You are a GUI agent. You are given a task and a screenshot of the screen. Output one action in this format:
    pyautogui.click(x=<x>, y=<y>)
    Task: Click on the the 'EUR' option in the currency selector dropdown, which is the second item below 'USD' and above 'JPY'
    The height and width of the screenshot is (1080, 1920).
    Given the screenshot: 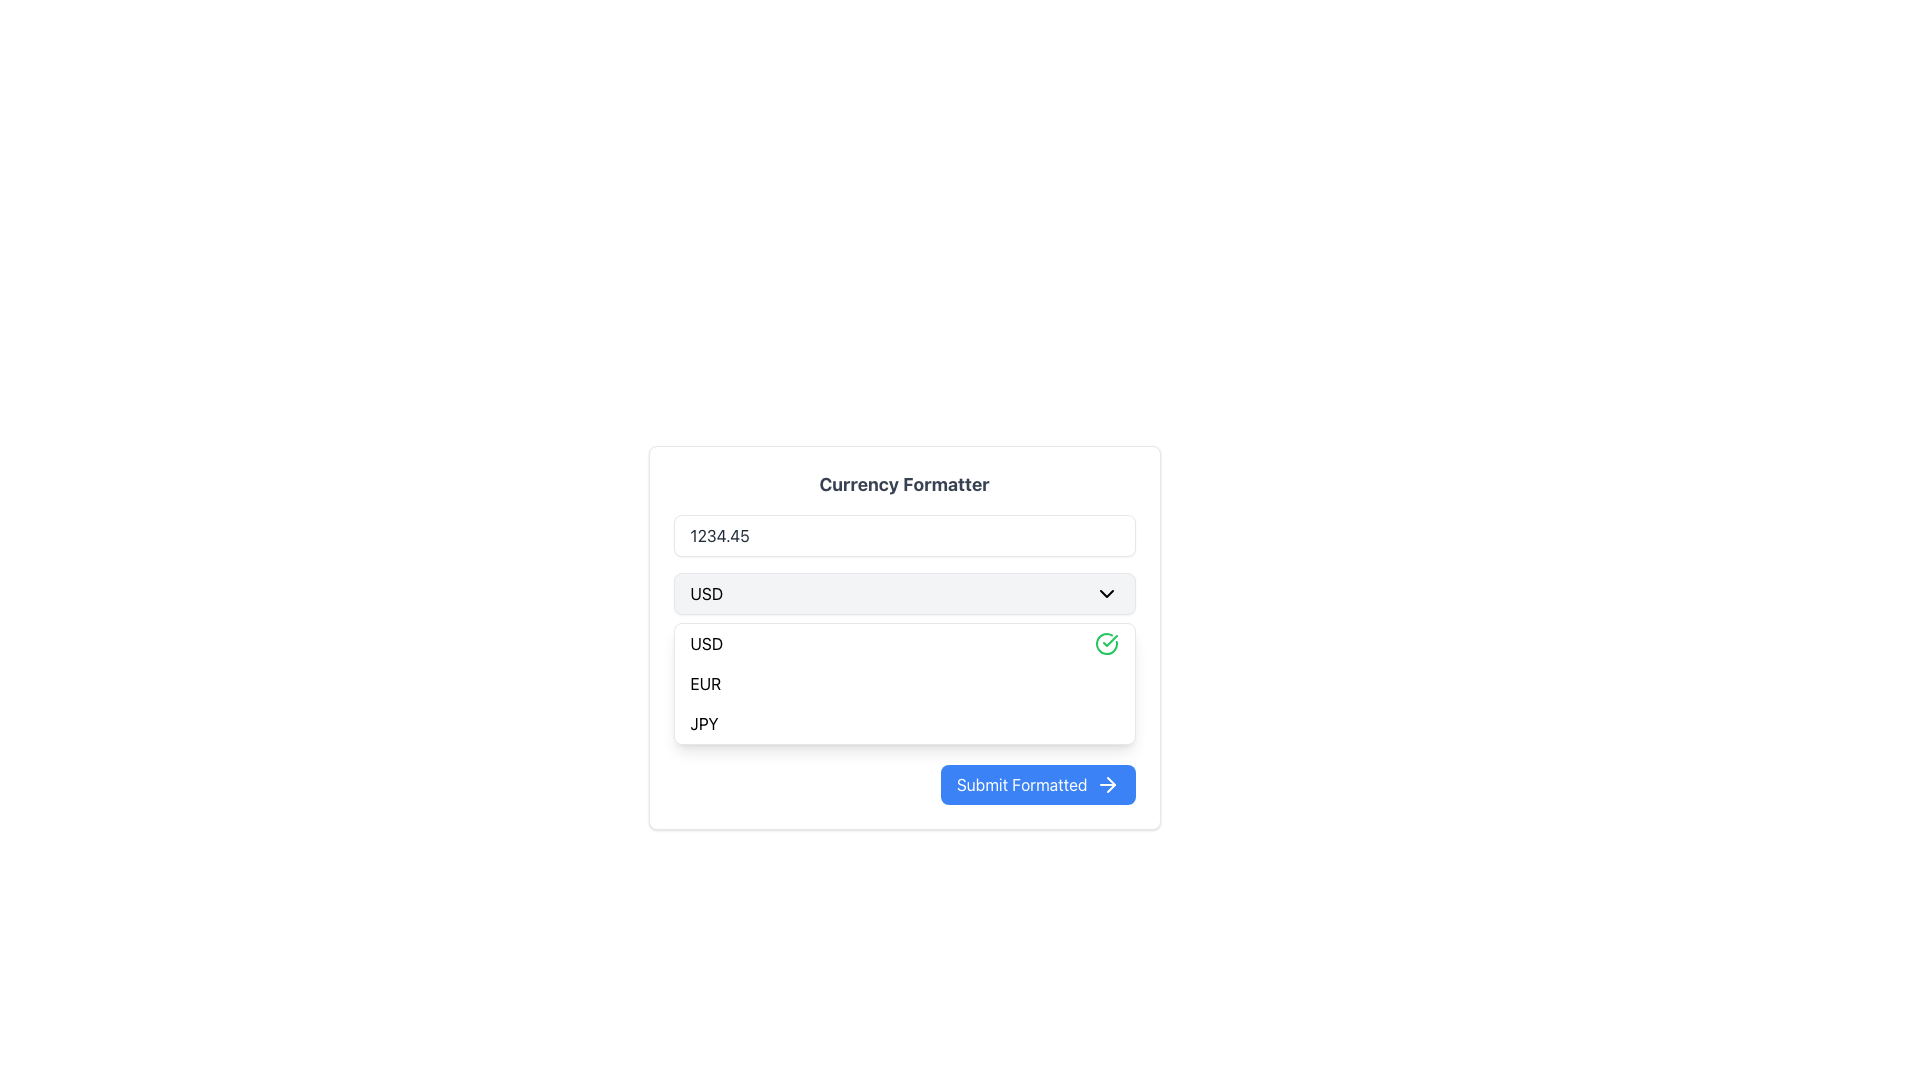 What is the action you would take?
    pyautogui.click(x=903, y=682)
    